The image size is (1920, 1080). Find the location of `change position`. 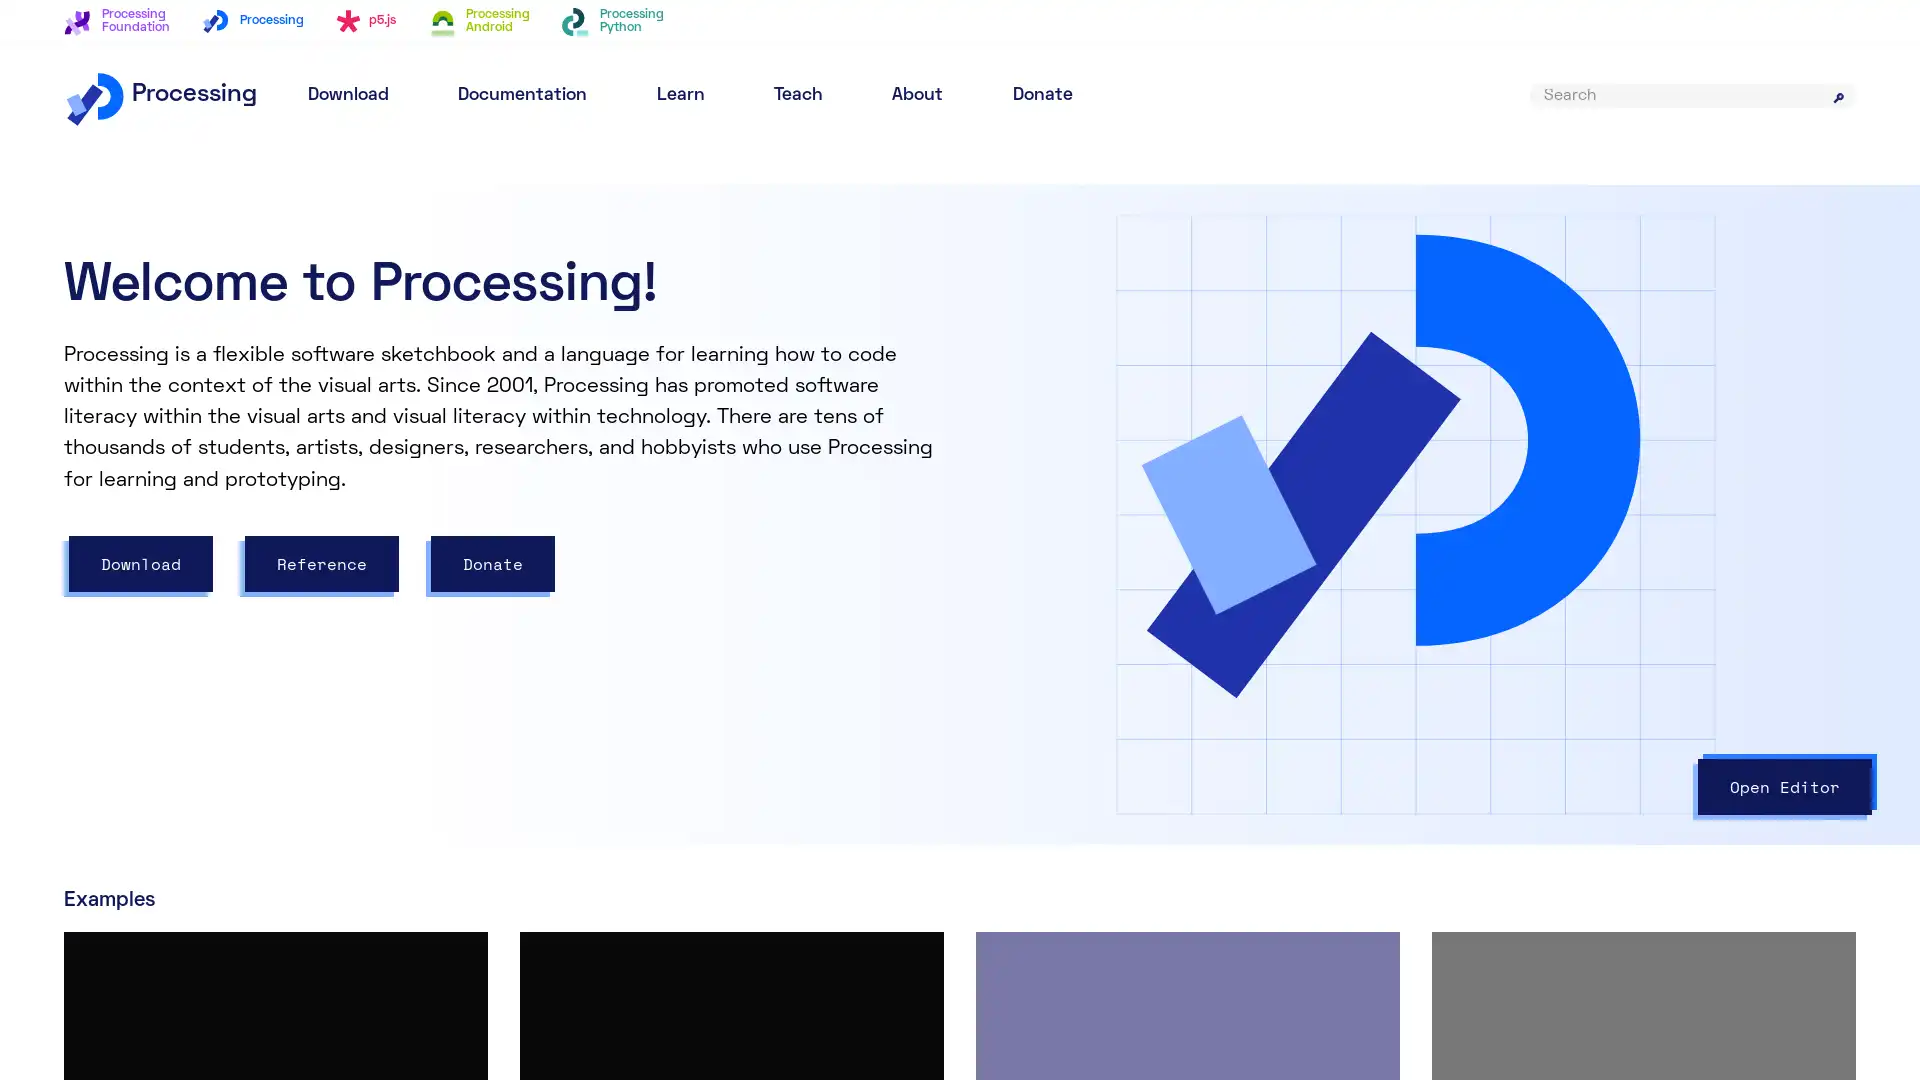

change position is located at coordinates (1148, 479).